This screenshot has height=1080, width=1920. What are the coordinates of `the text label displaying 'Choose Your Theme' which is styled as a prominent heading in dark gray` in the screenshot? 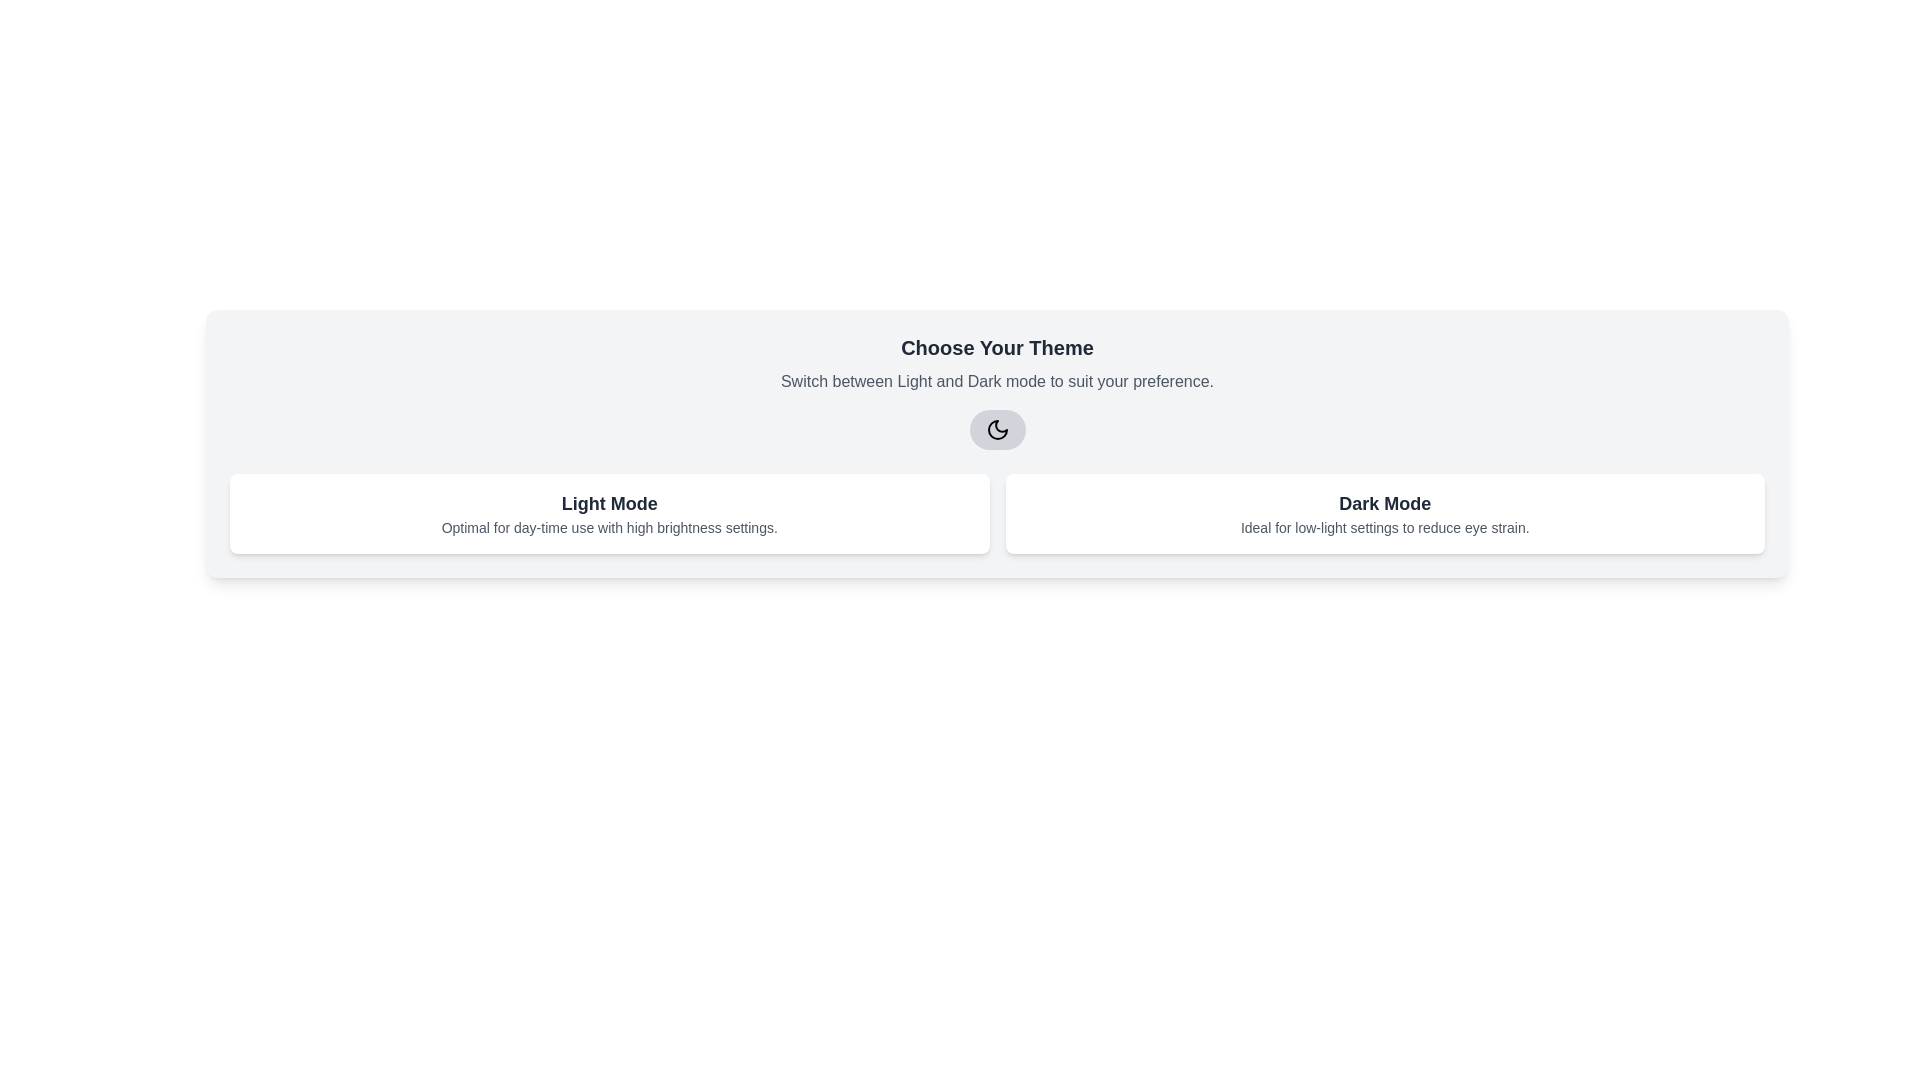 It's located at (997, 346).